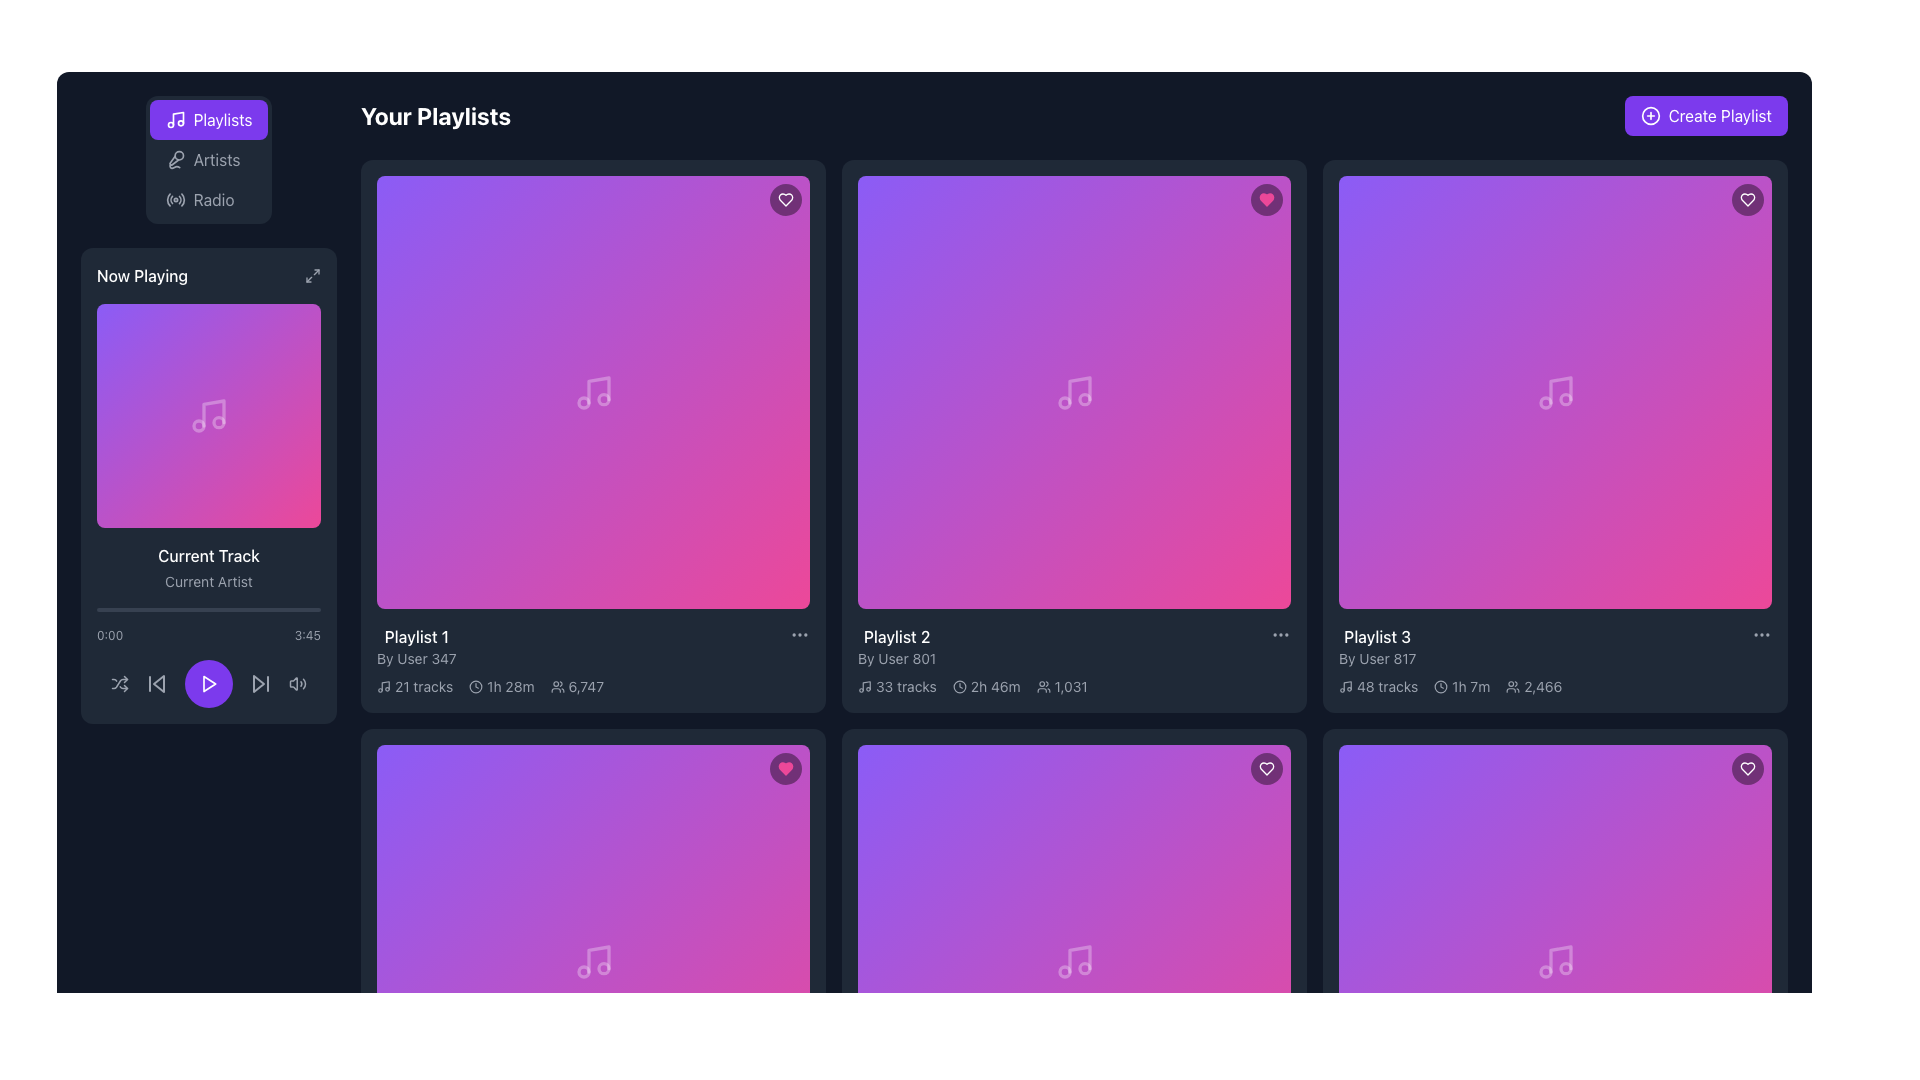 Image resolution: width=1920 pixels, height=1080 pixels. Describe the element at coordinates (1078, 958) in the screenshot. I see `the music note icon located in the lower-central part of the playlist grid layout, which resembles a vertical line with a pointed top` at that location.